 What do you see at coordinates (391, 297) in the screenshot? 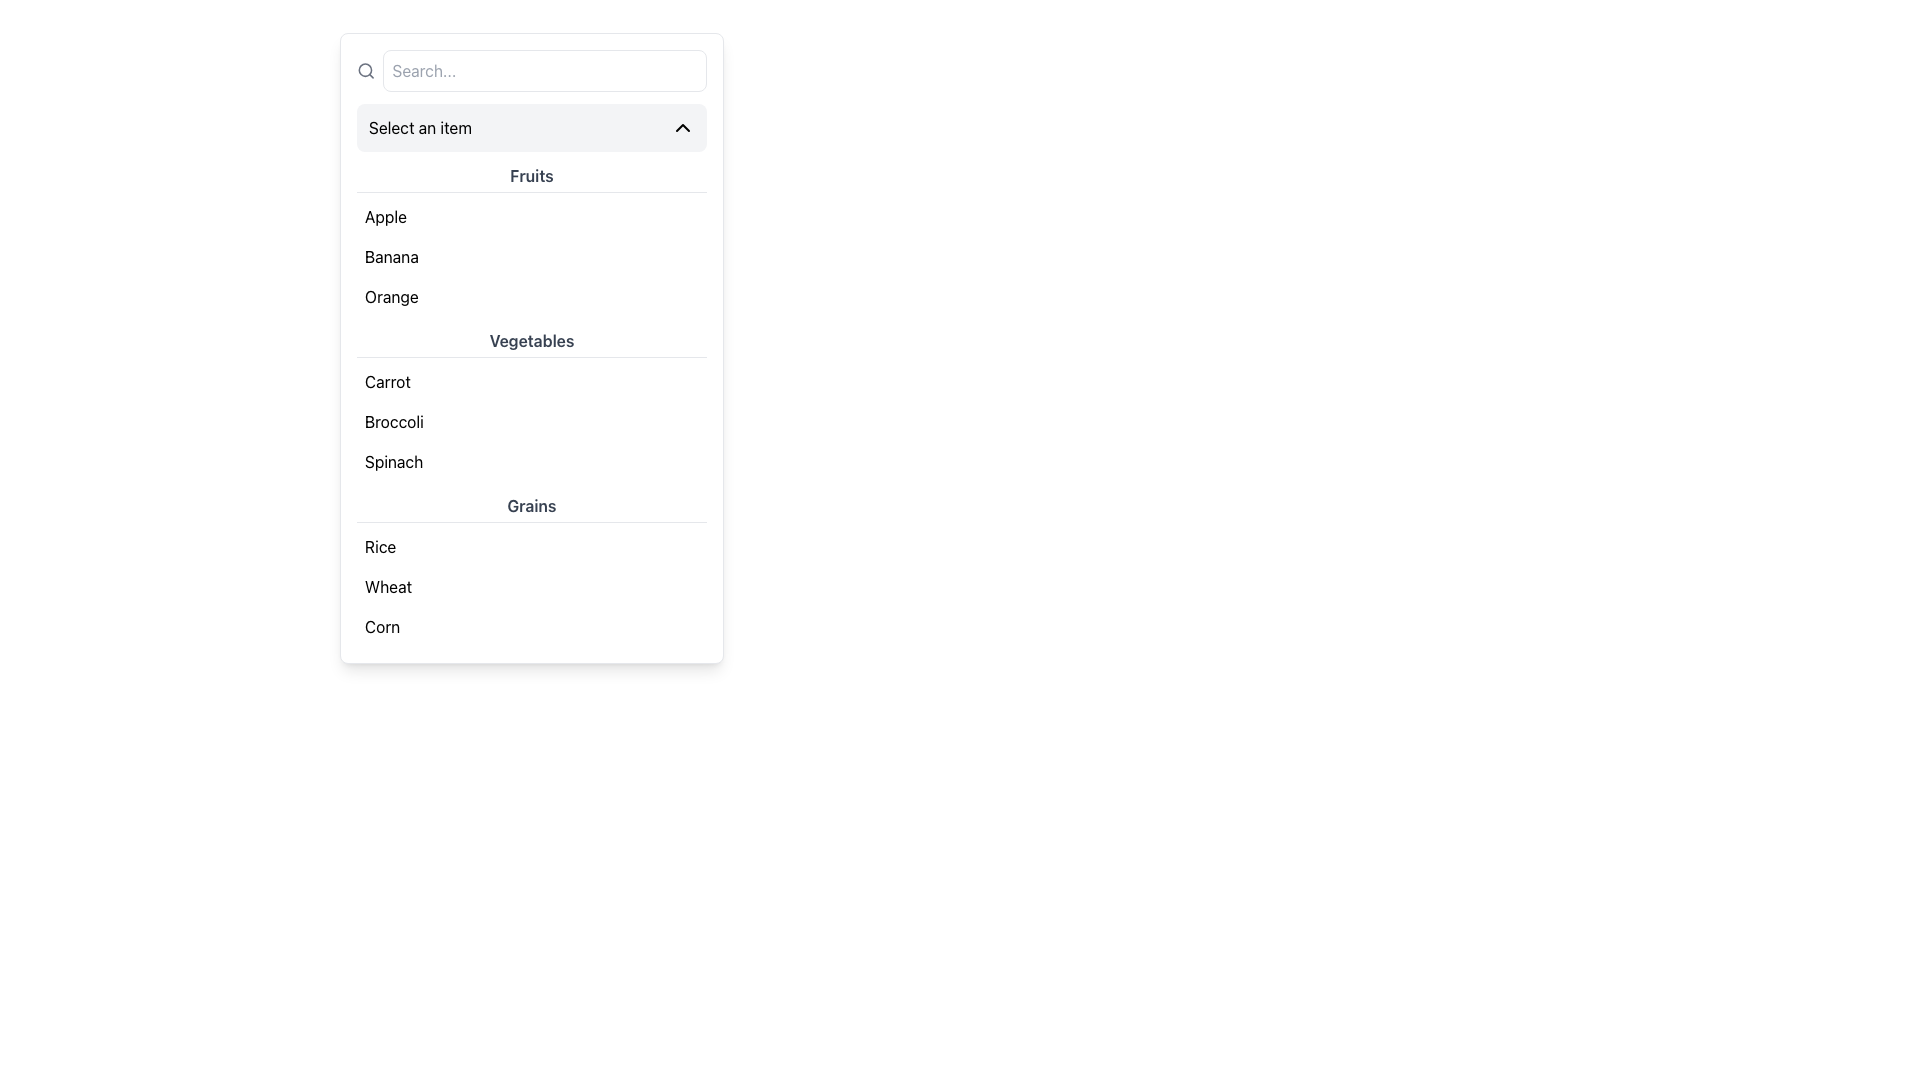
I see `the 'Orange' menu item, which is the third item under the 'Fruits' category in the dropdown menu` at bounding box center [391, 297].